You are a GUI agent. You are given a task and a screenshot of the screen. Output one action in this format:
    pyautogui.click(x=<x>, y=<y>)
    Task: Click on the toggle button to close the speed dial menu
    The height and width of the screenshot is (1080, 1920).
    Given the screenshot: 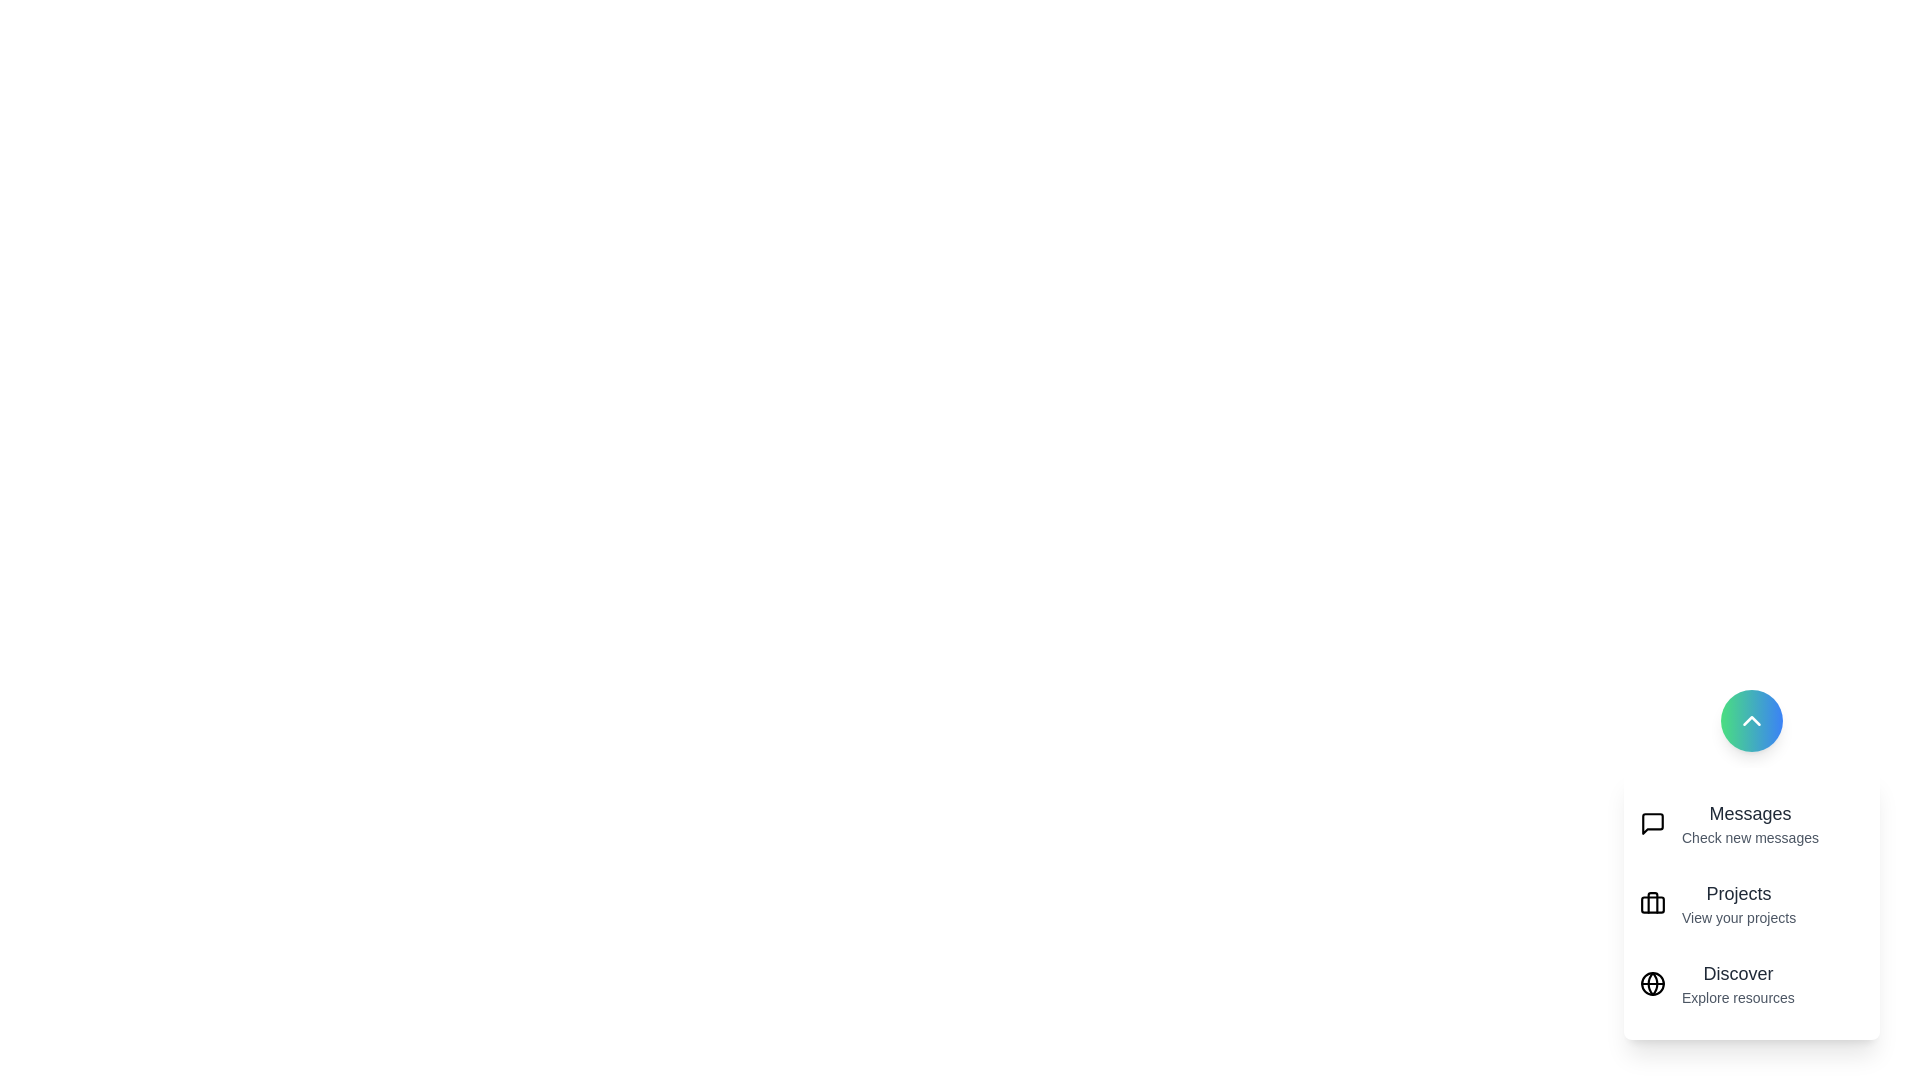 What is the action you would take?
    pyautogui.click(x=1751, y=721)
    